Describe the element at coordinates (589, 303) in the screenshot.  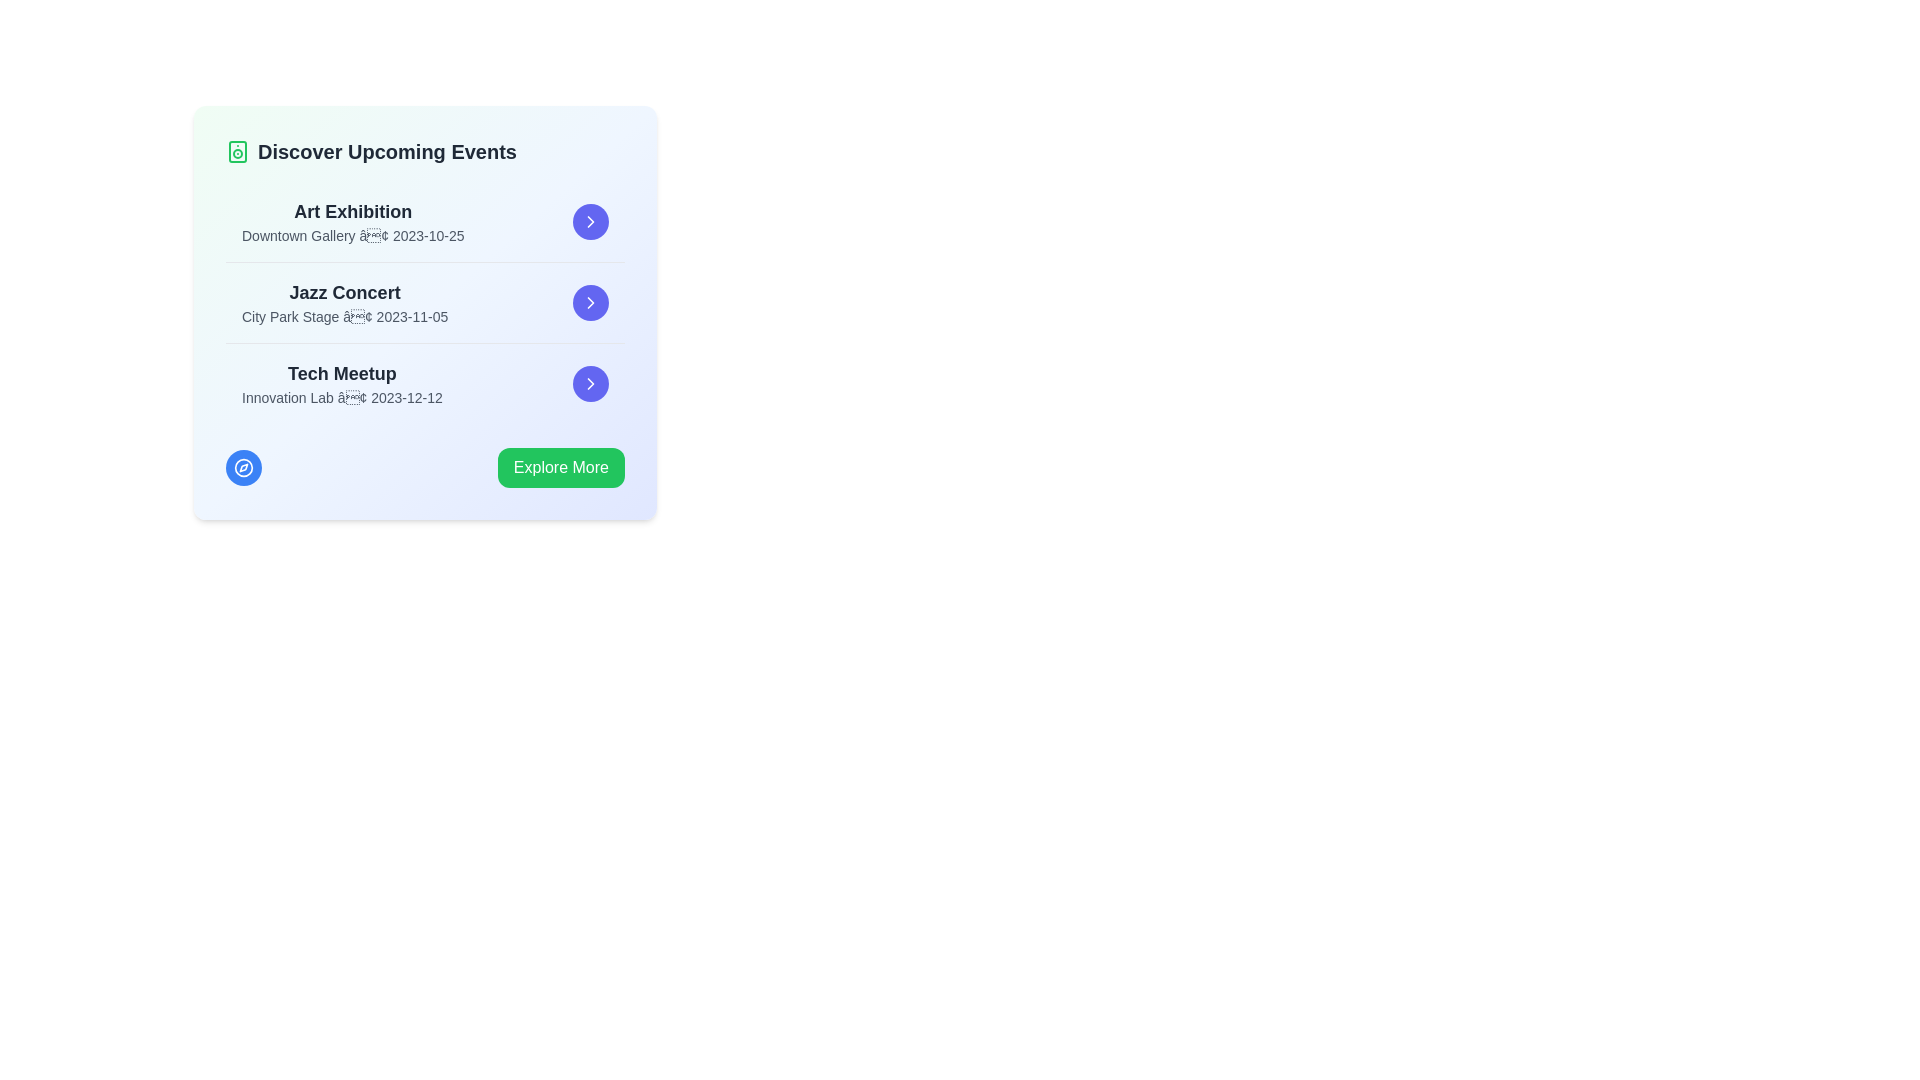
I see `the event details button for Jazz Concert` at that location.